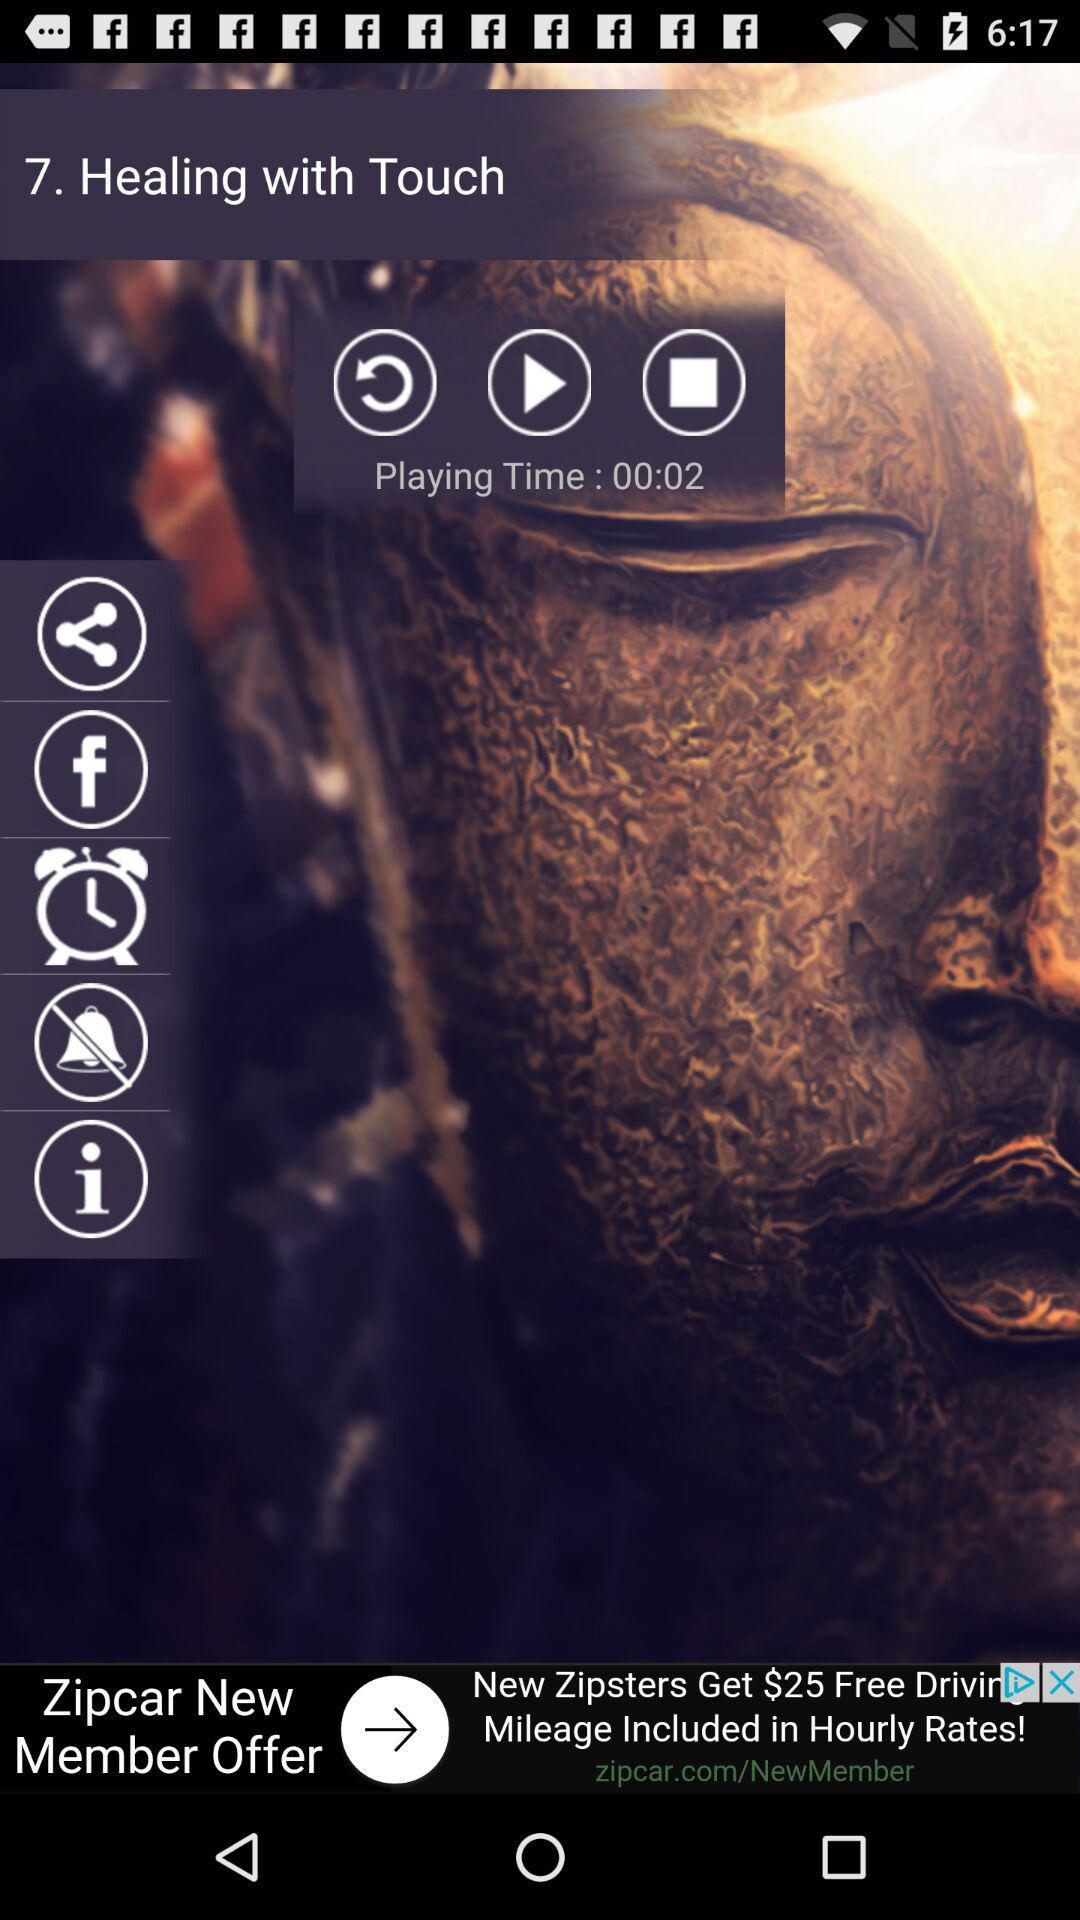 The width and height of the screenshot is (1080, 1920). What do you see at coordinates (91, 1179) in the screenshot?
I see `tap for more information` at bounding box center [91, 1179].